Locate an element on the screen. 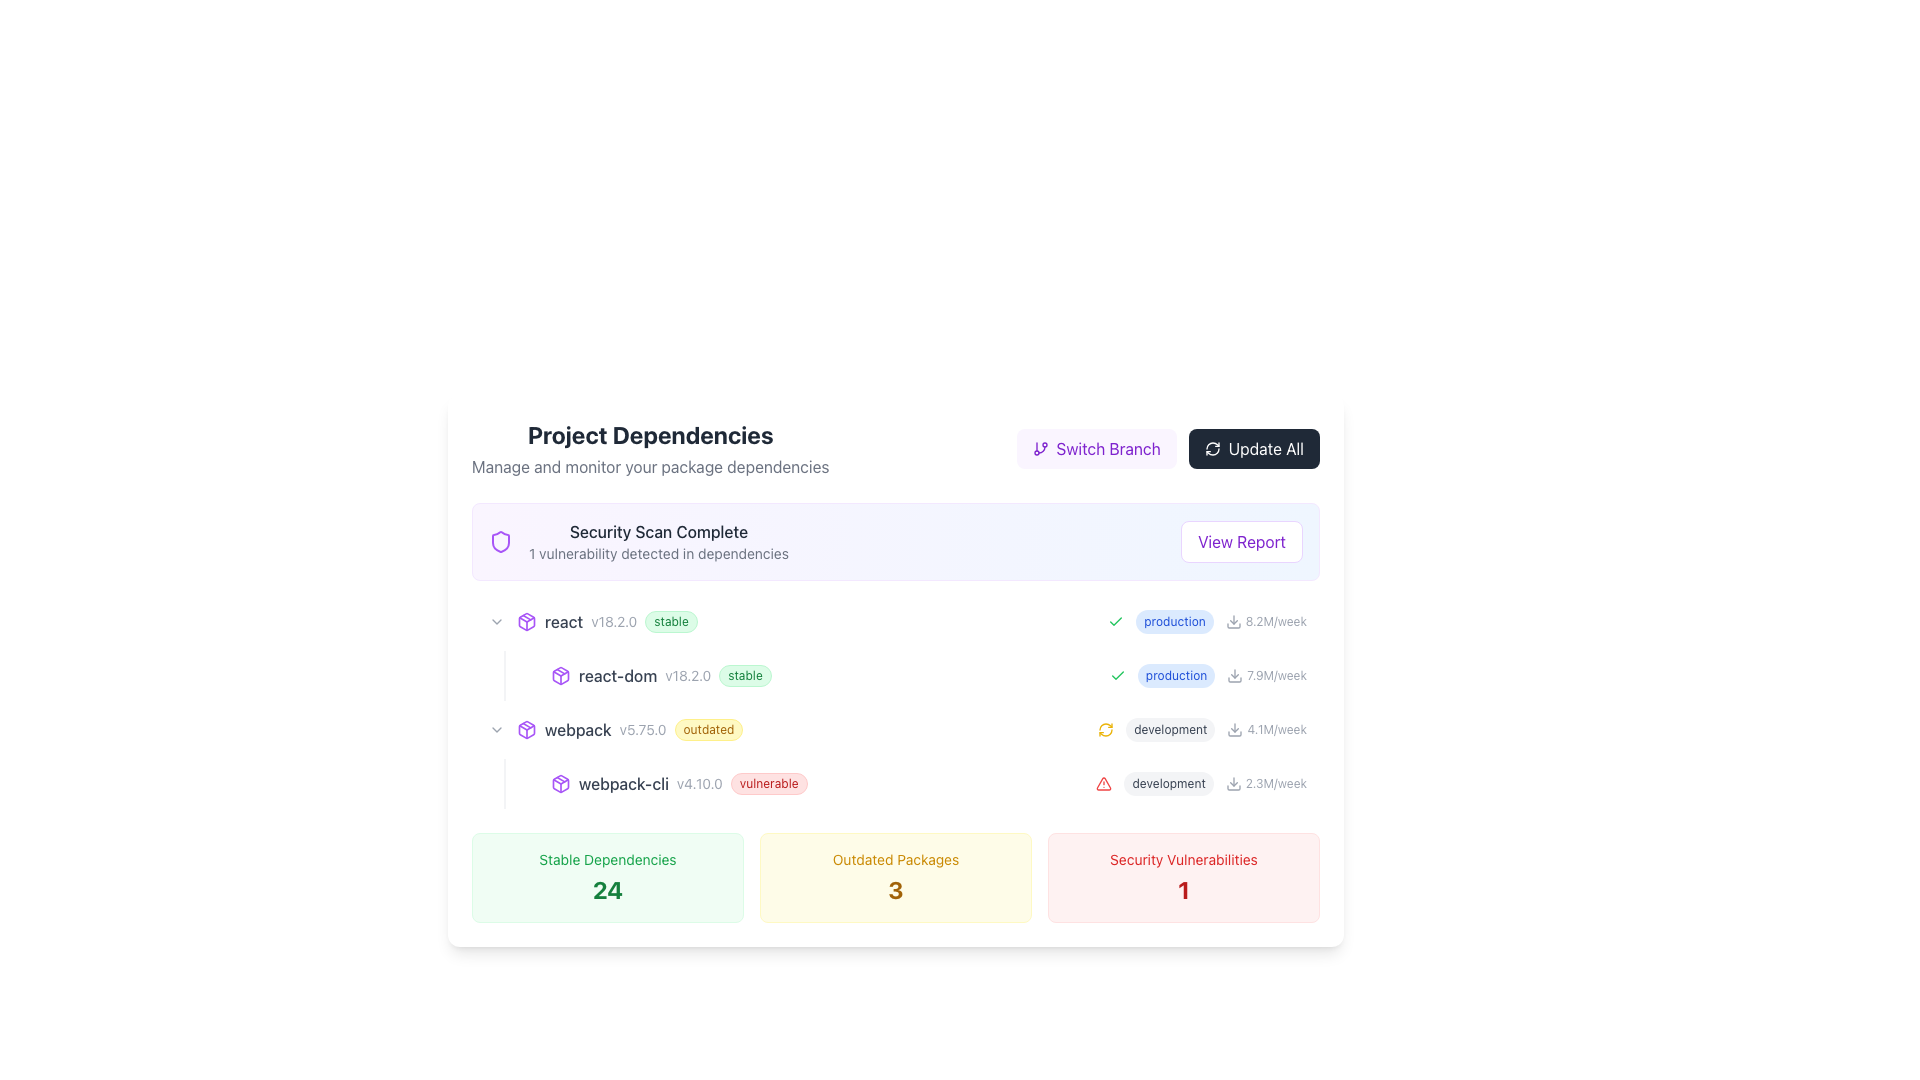  the Expandable section toggle icon is located at coordinates (497, 620).